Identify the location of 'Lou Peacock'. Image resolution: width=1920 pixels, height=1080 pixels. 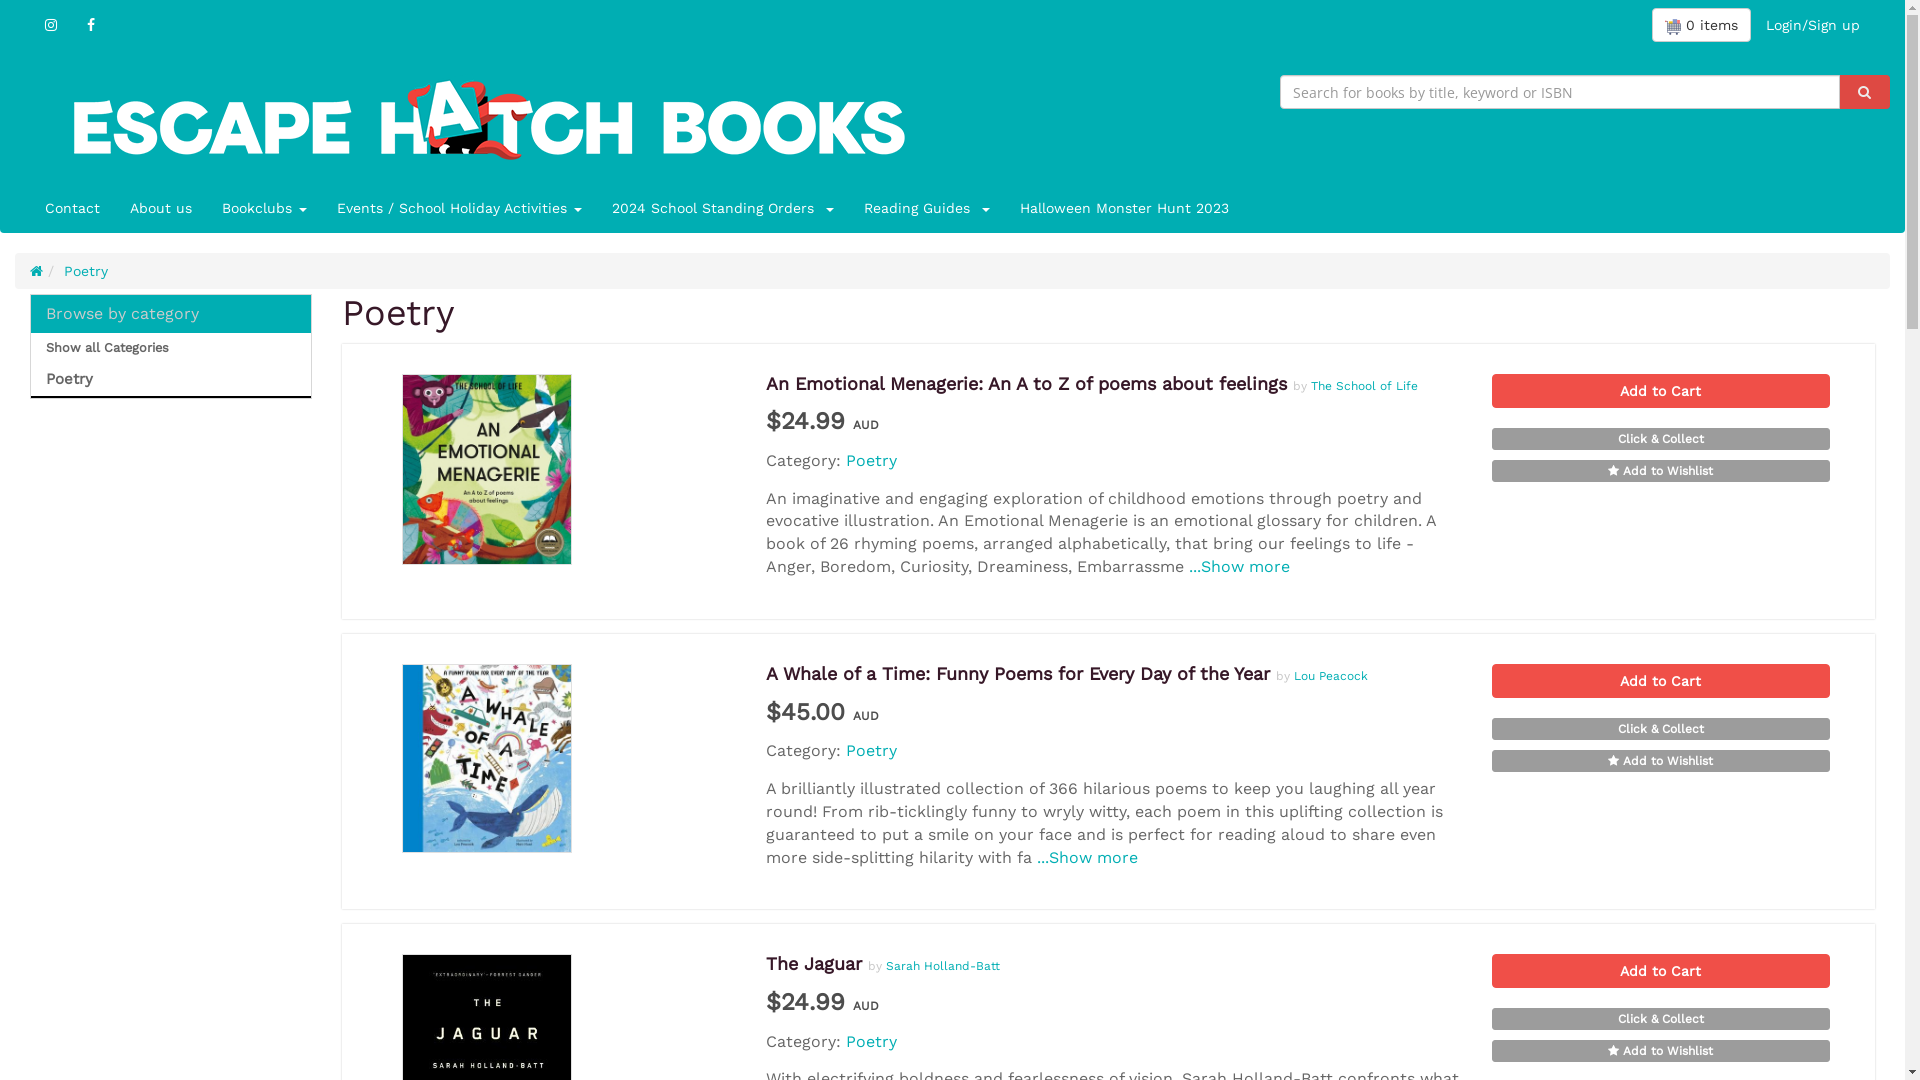
(1330, 675).